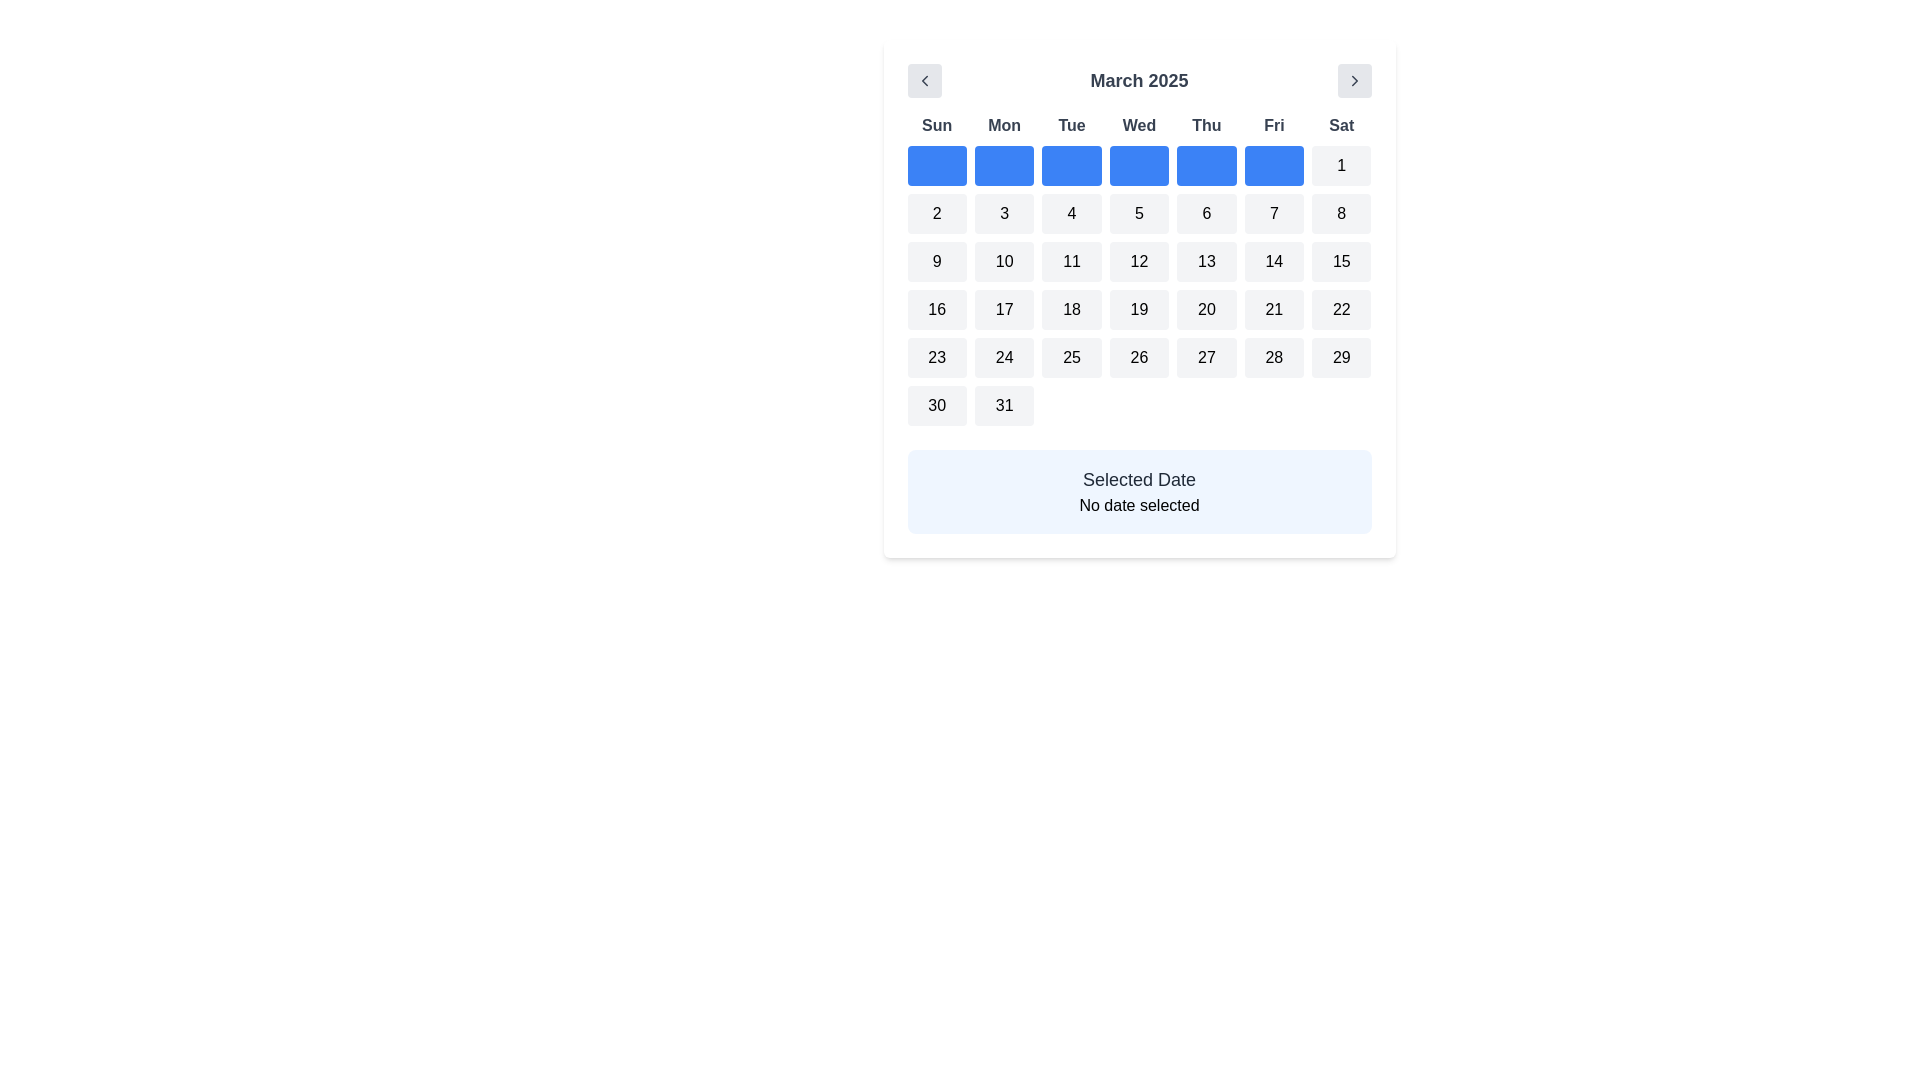 The width and height of the screenshot is (1920, 1080). Describe the element at coordinates (1354, 80) in the screenshot. I see `the chevron arrow icon within the navigation button located at the top-right corner of the calendar interface` at that location.